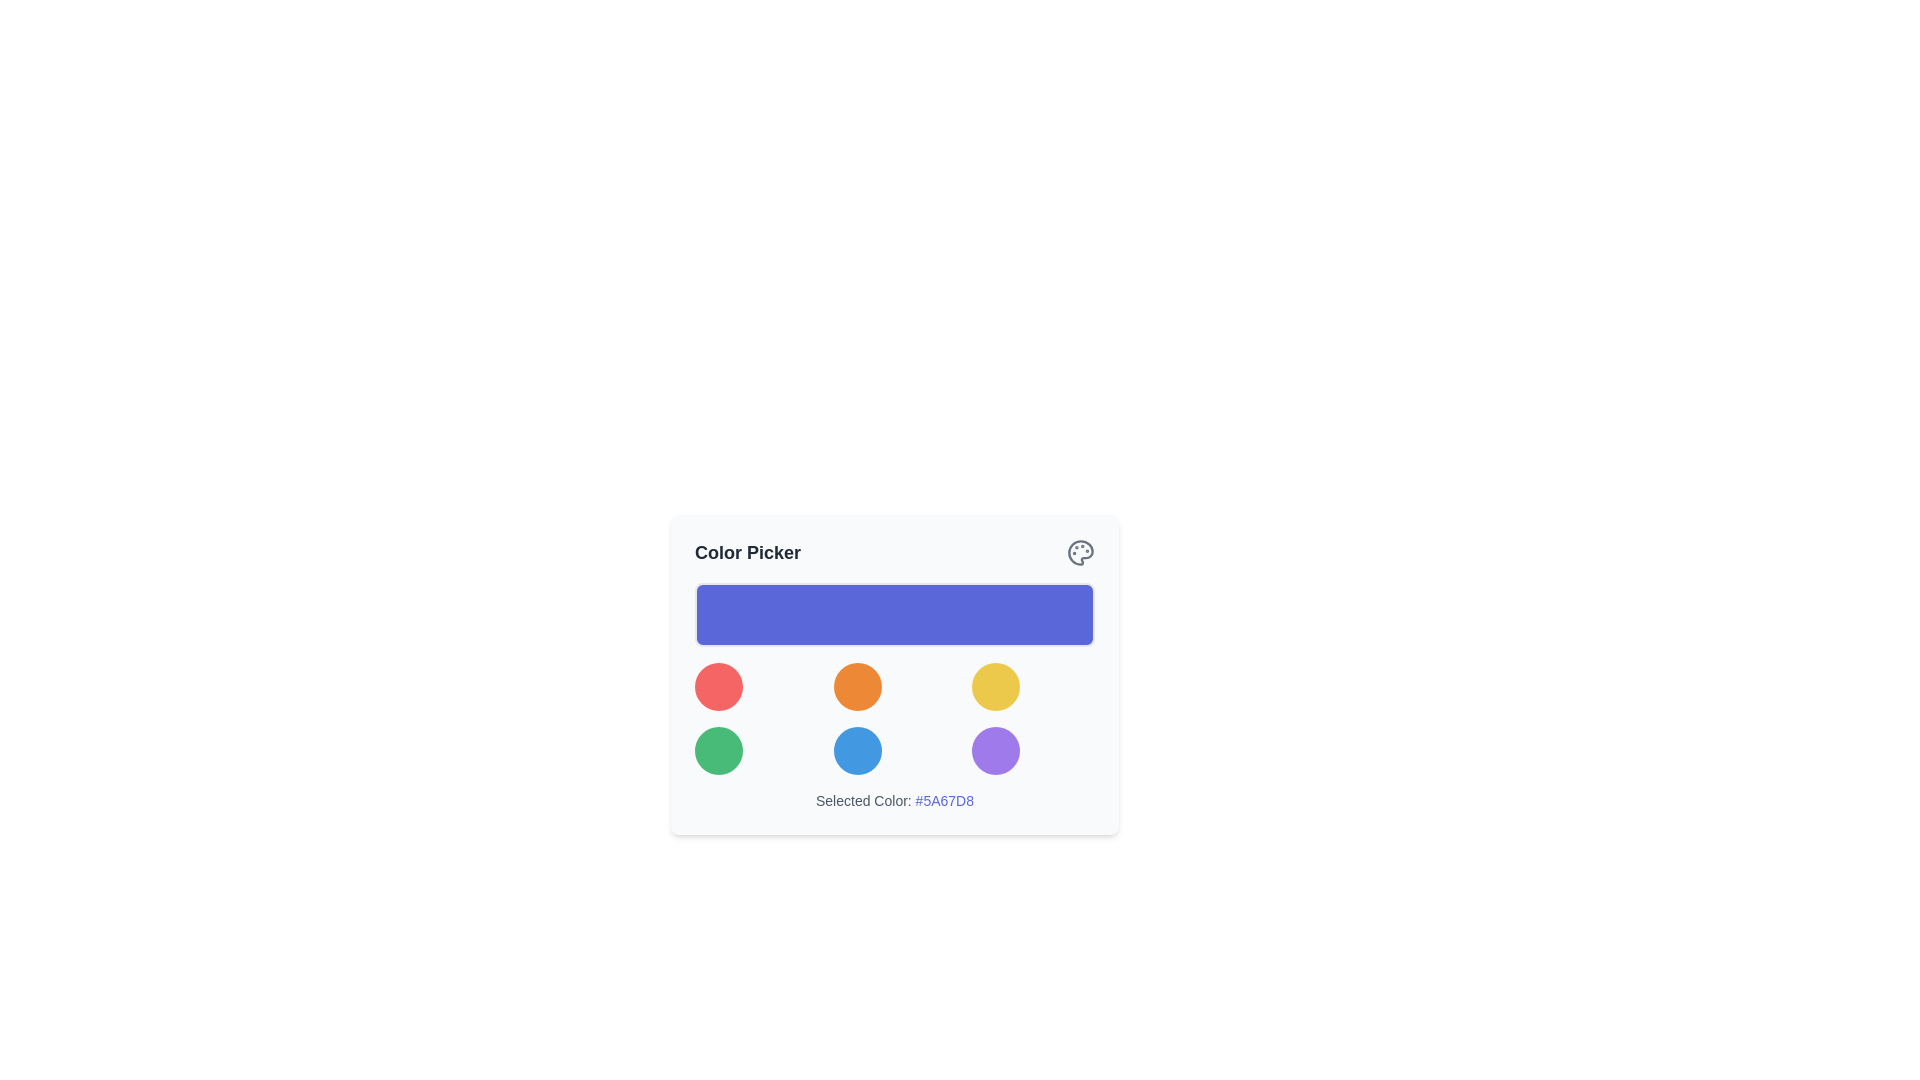 The width and height of the screenshot is (1920, 1080). What do you see at coordinates (719, 685) in the screenshot?
I see `the circular red button located in the first row and first column of the grid layout` at bounding box center [719, 685].